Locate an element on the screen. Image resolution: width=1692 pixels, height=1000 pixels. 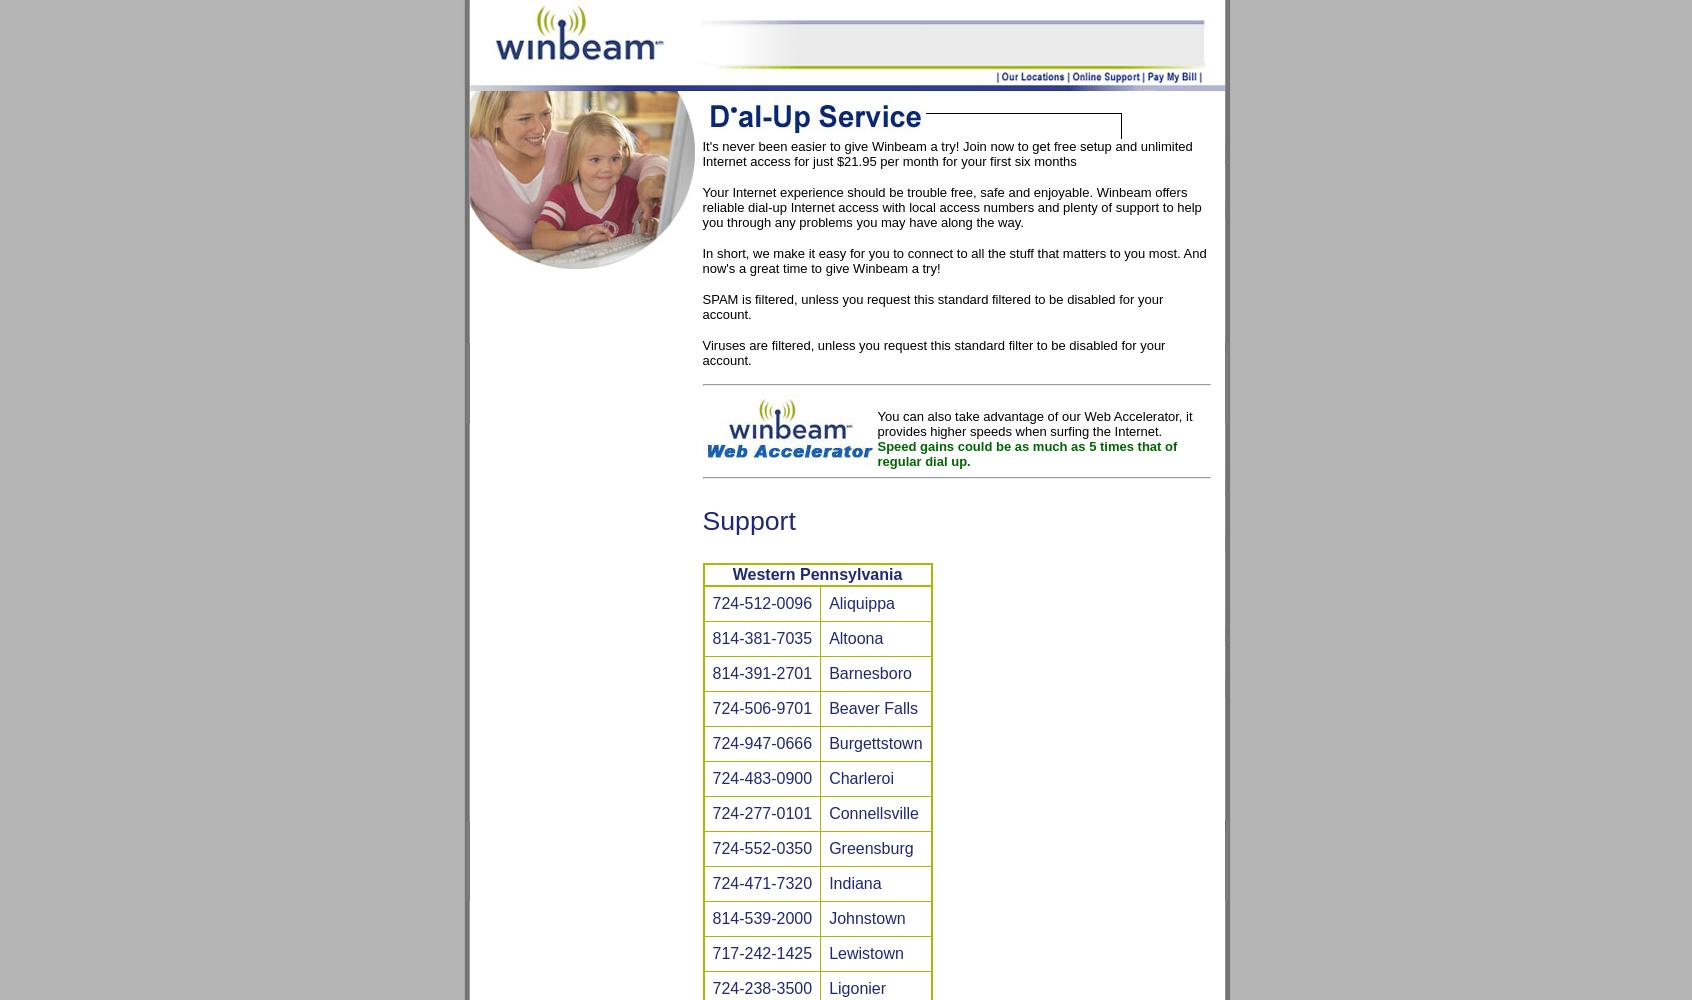
'Connellsville' is located at coordinates (872, 812).